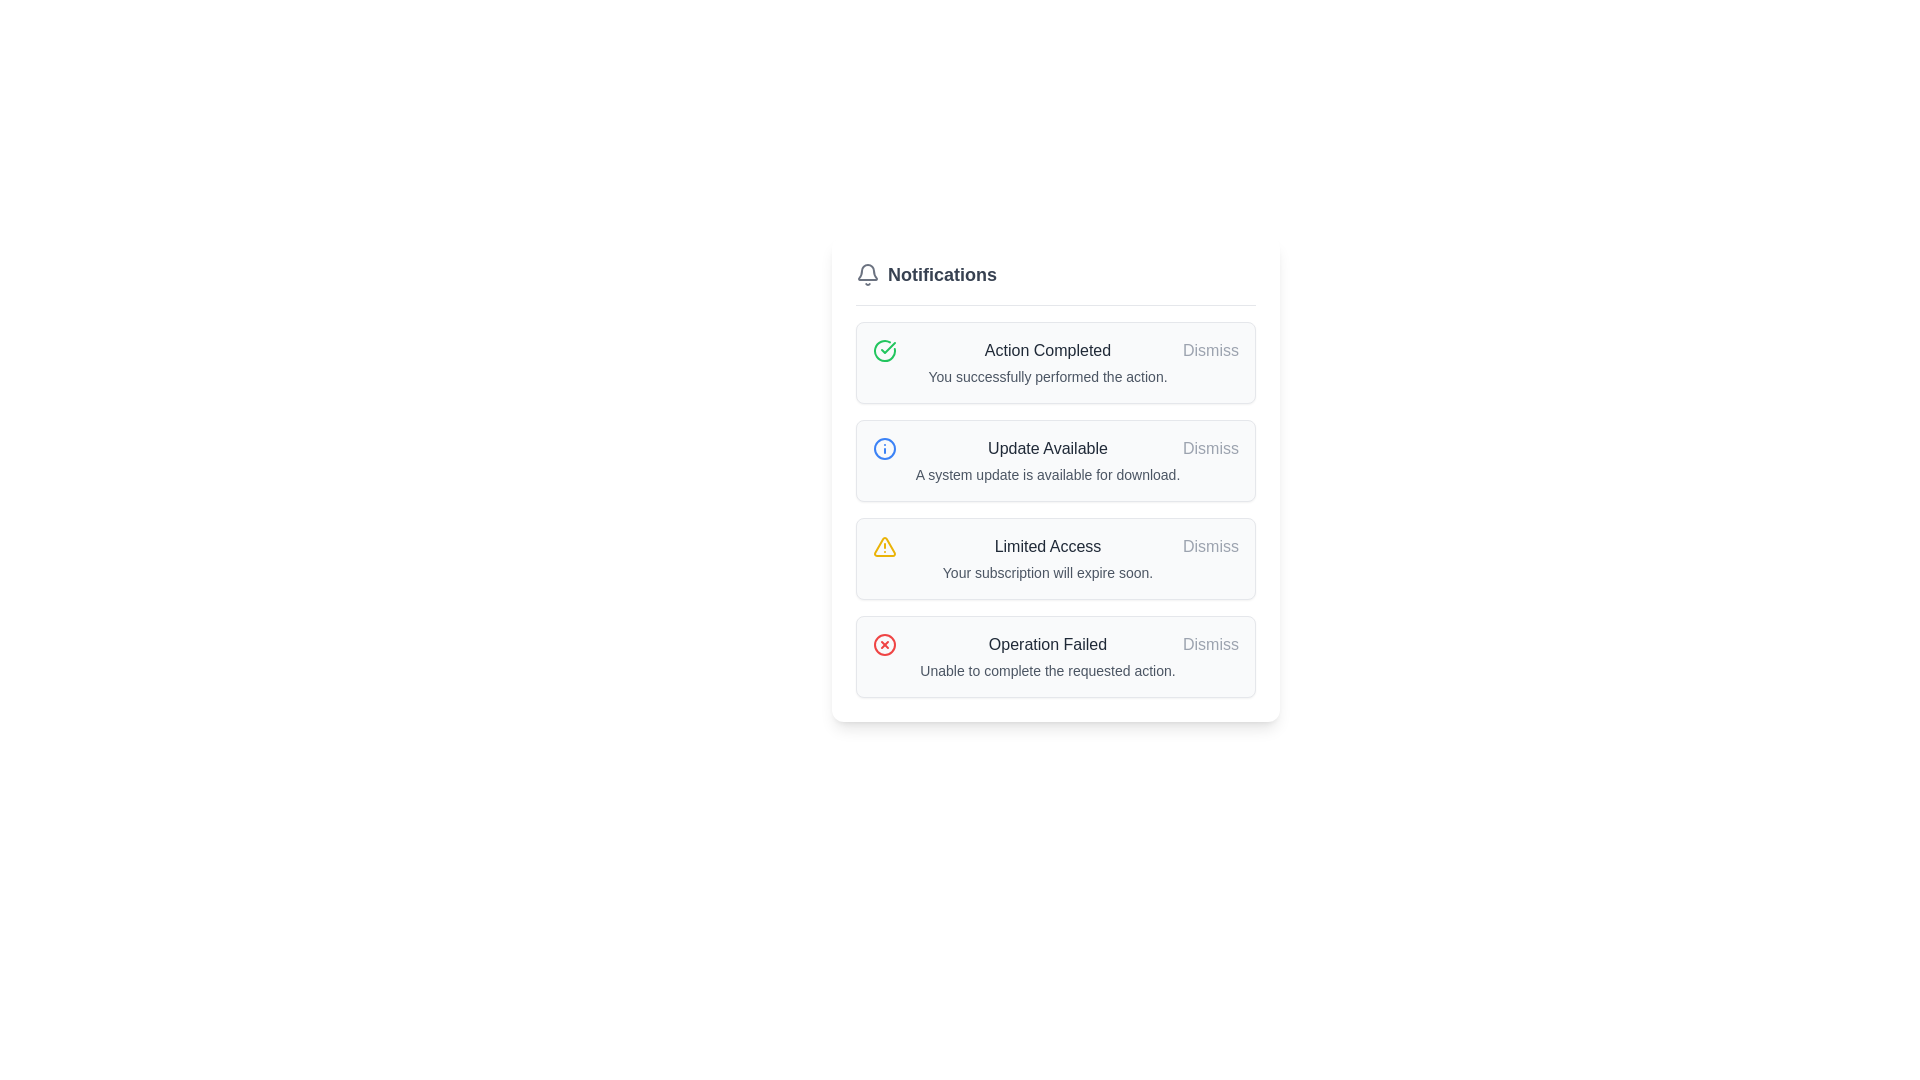  I want to click on the text display field that shows the message 'Action Completed' with the subtitle 'You successfully performed the action.', so click(1046, 362).